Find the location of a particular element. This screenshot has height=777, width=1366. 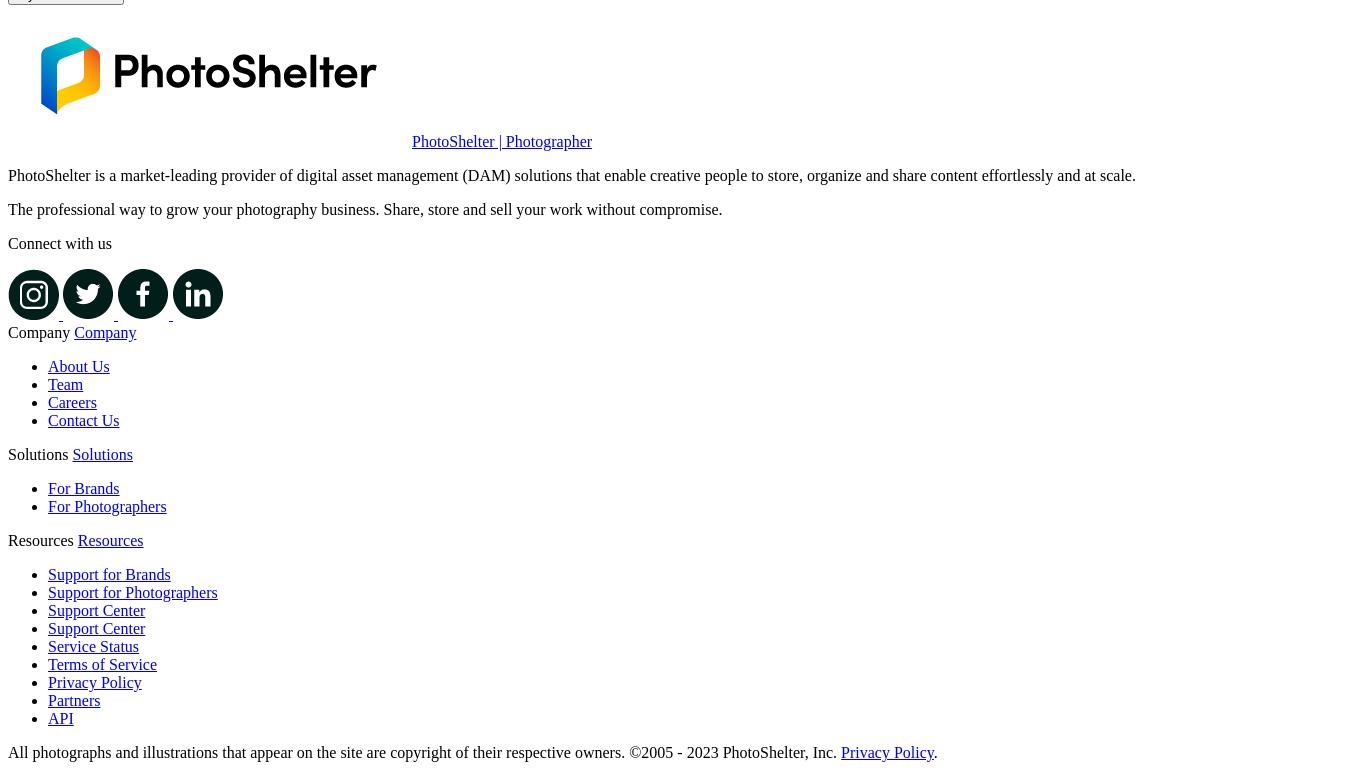

'For Brands' is located at coordinates (83, 488).